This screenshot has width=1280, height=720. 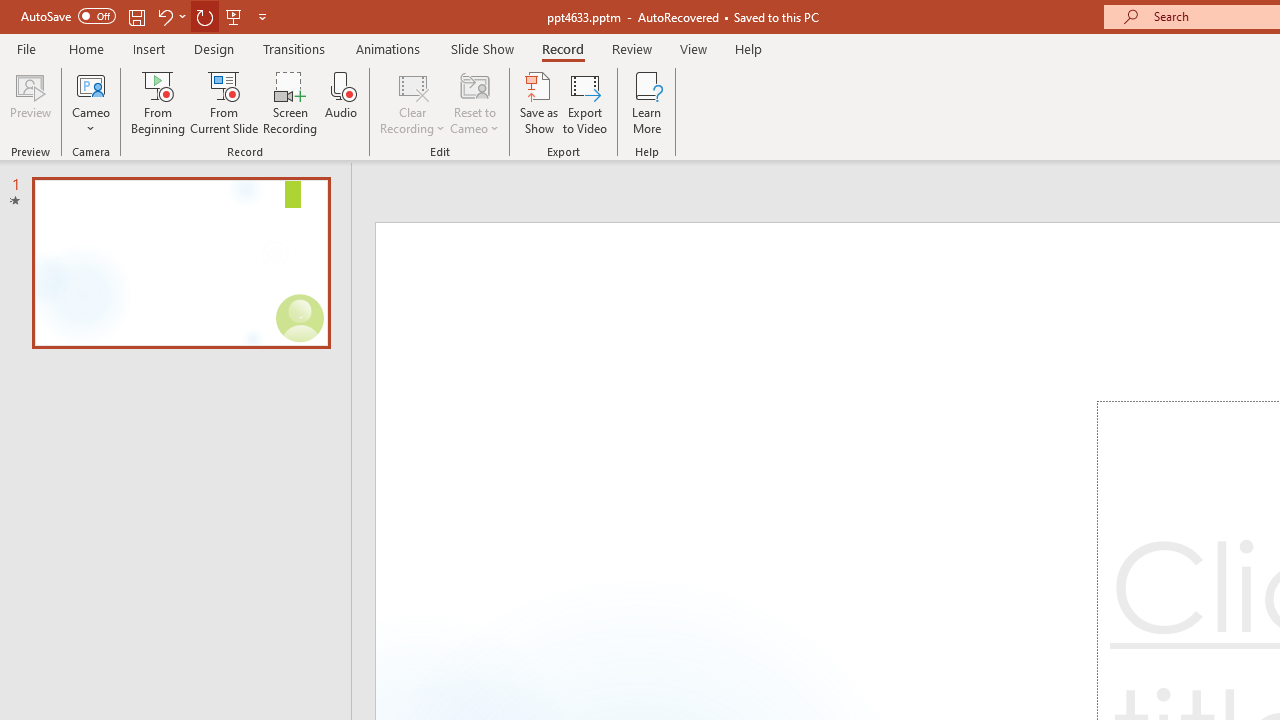 I want to click on 'Home', so click(x=85, y=48).